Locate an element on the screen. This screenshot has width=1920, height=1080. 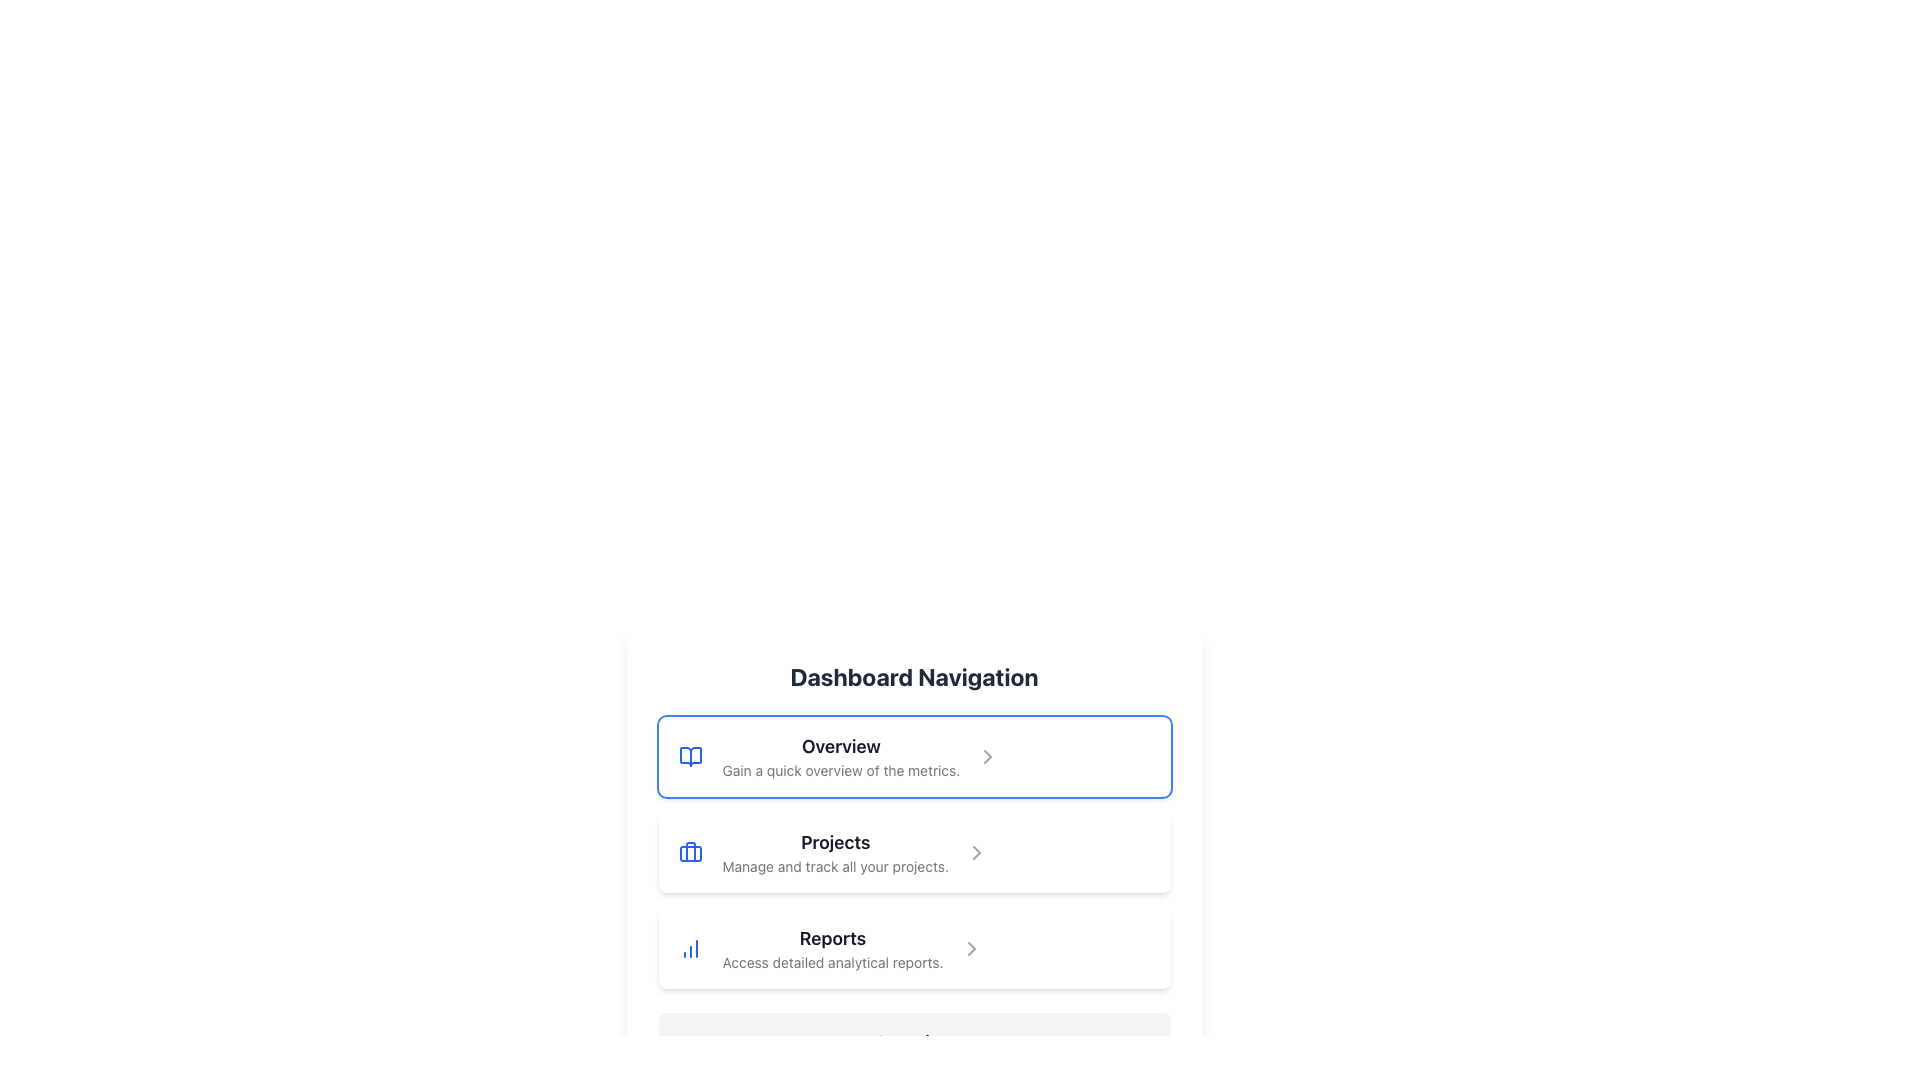
the 'Projects' navigation item in the Dashboard Navigation list is located at coordinates (913, 852).